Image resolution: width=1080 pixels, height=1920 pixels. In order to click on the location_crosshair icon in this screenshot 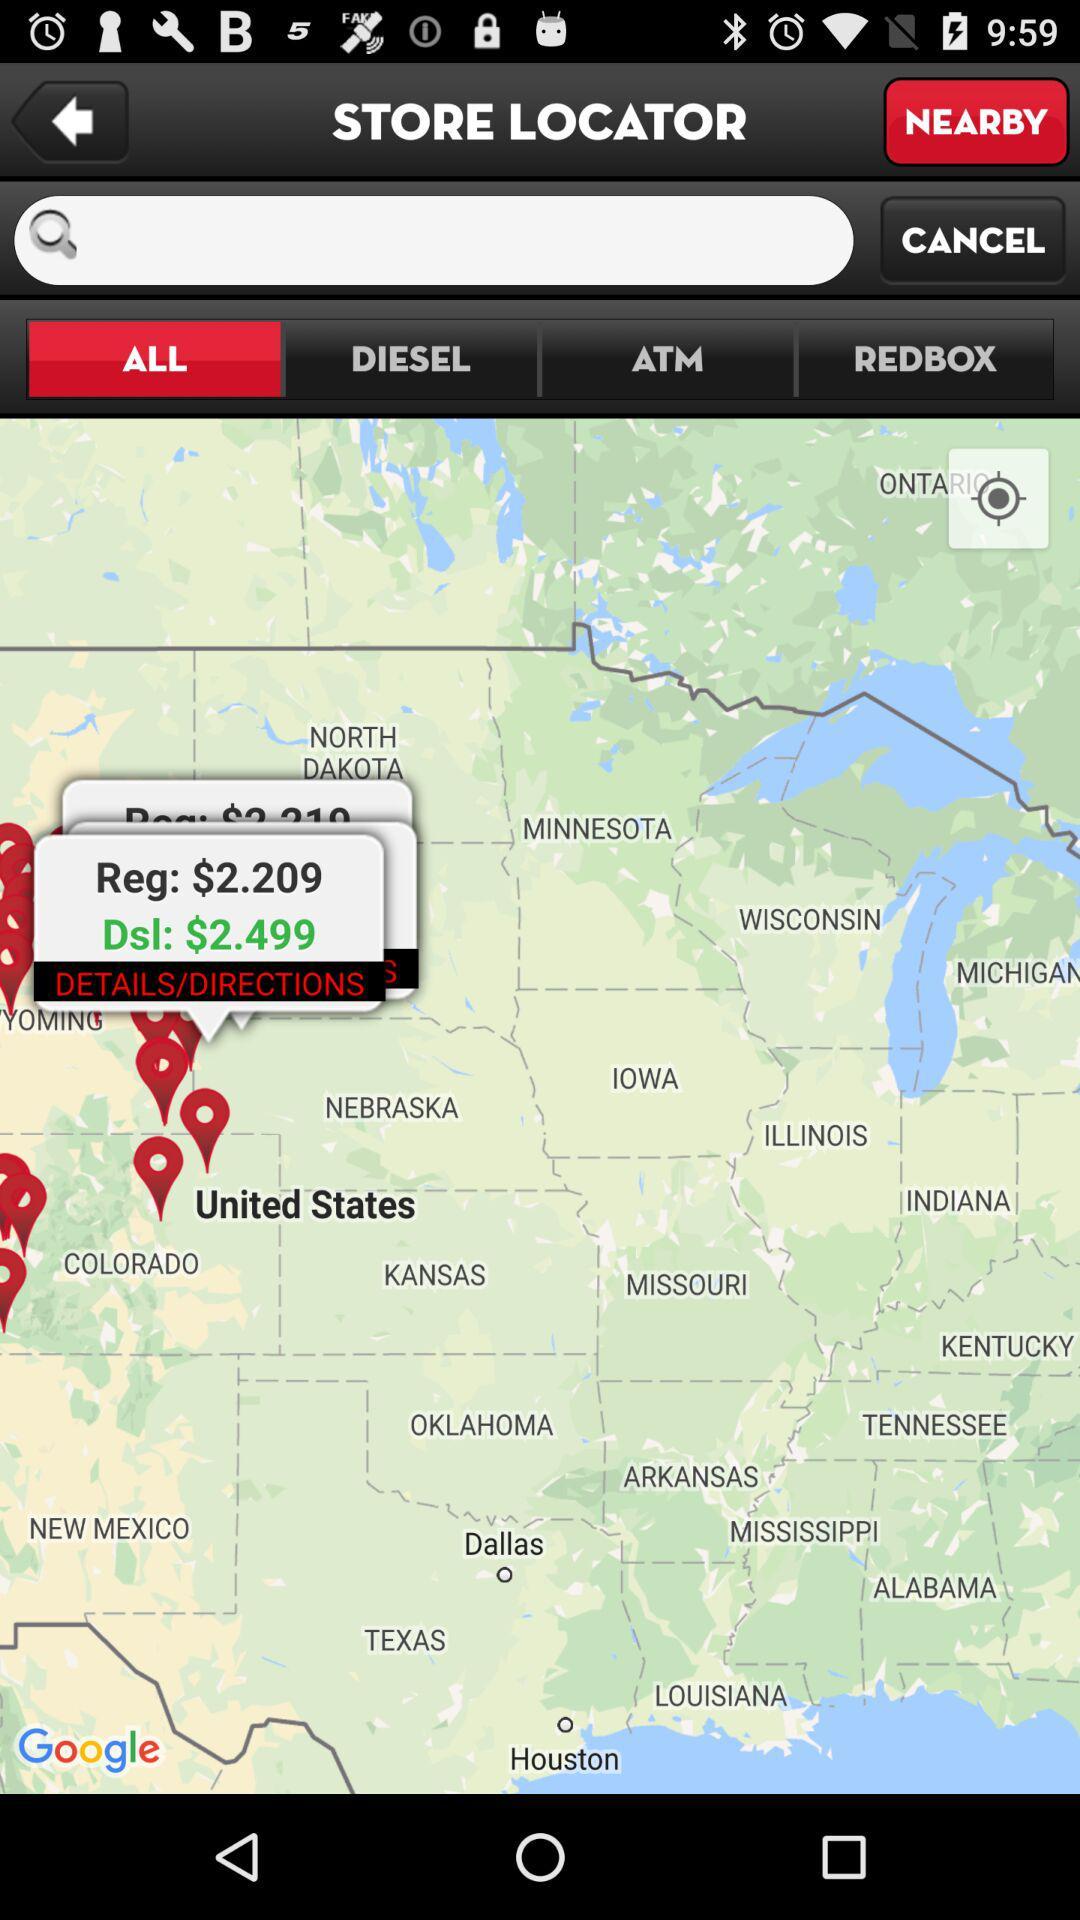, I will do `click(998, 534)`.